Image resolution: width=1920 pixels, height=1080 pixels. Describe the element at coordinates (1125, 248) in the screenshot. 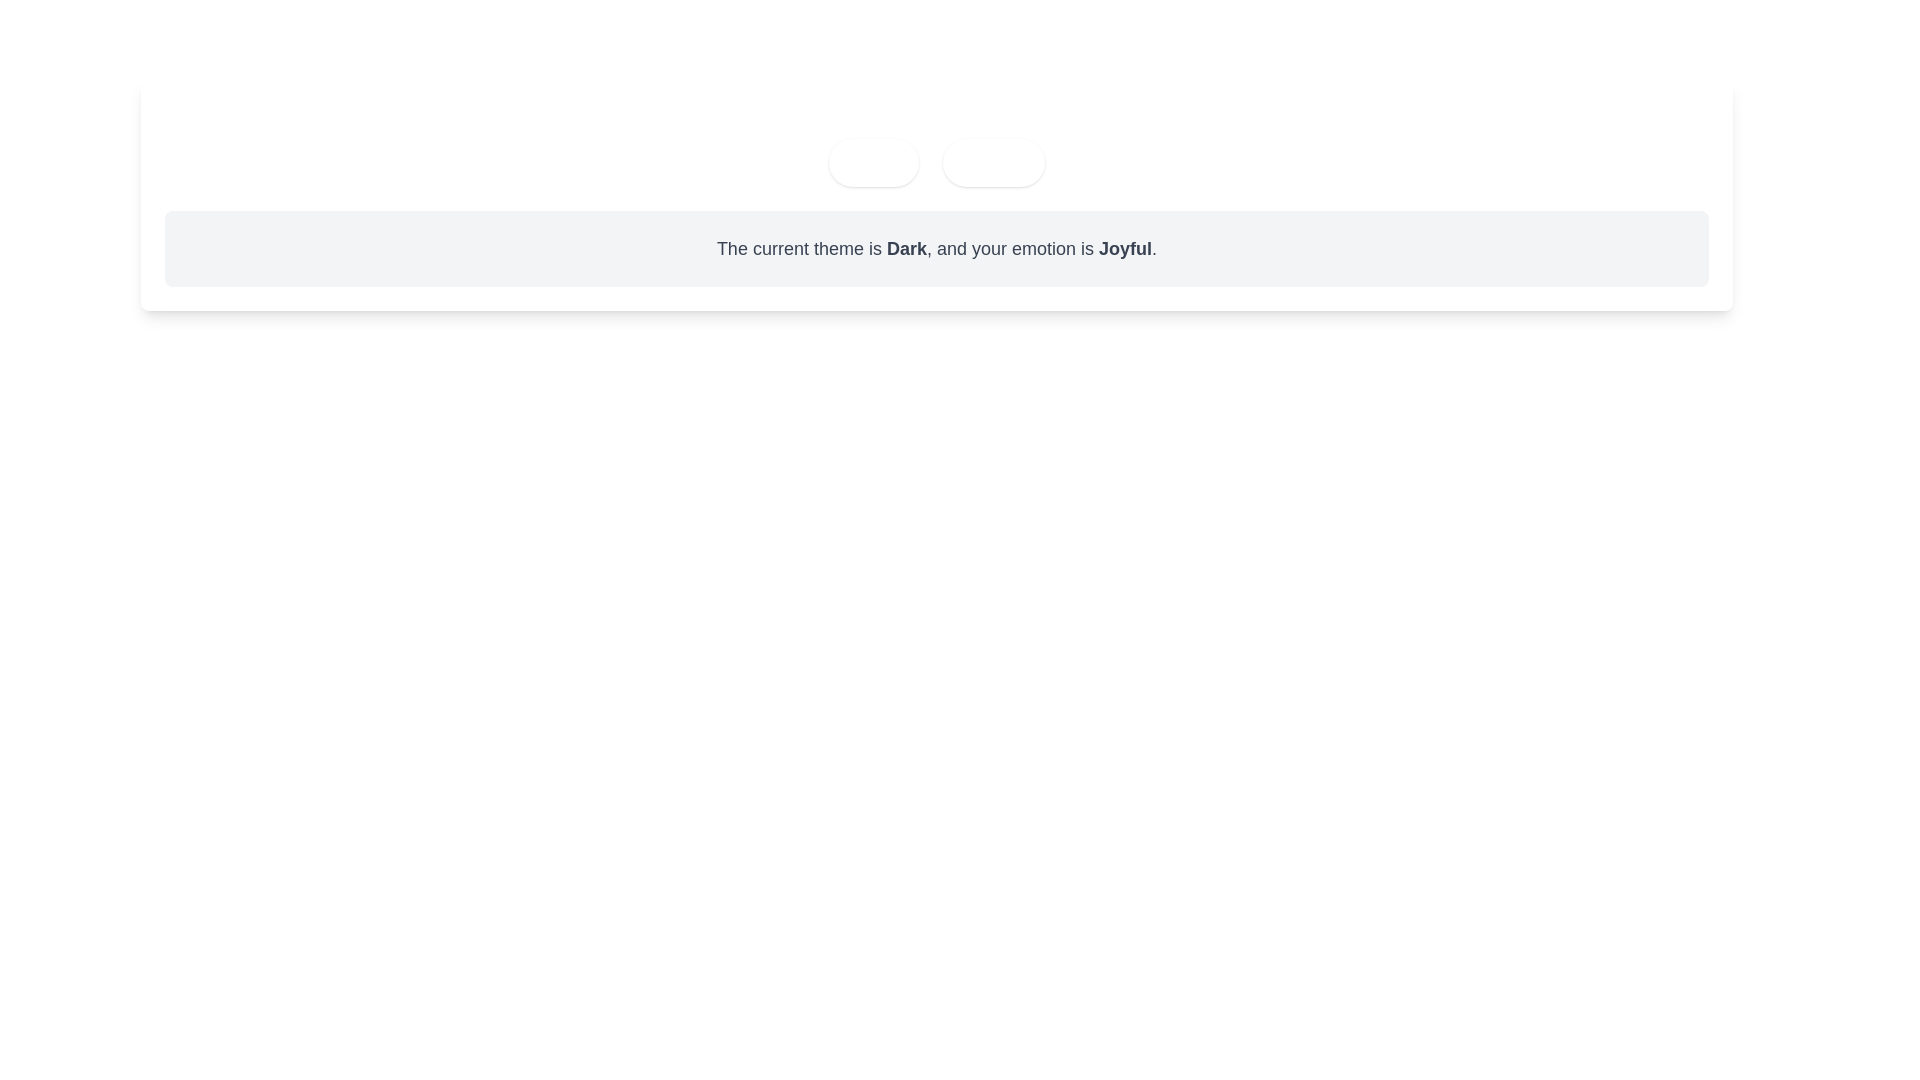

I see `static text label displaying the word 'Joyful' located at the end of the sentence 'The current theme is Dark, and your emotion is Joyful.'` at that location.